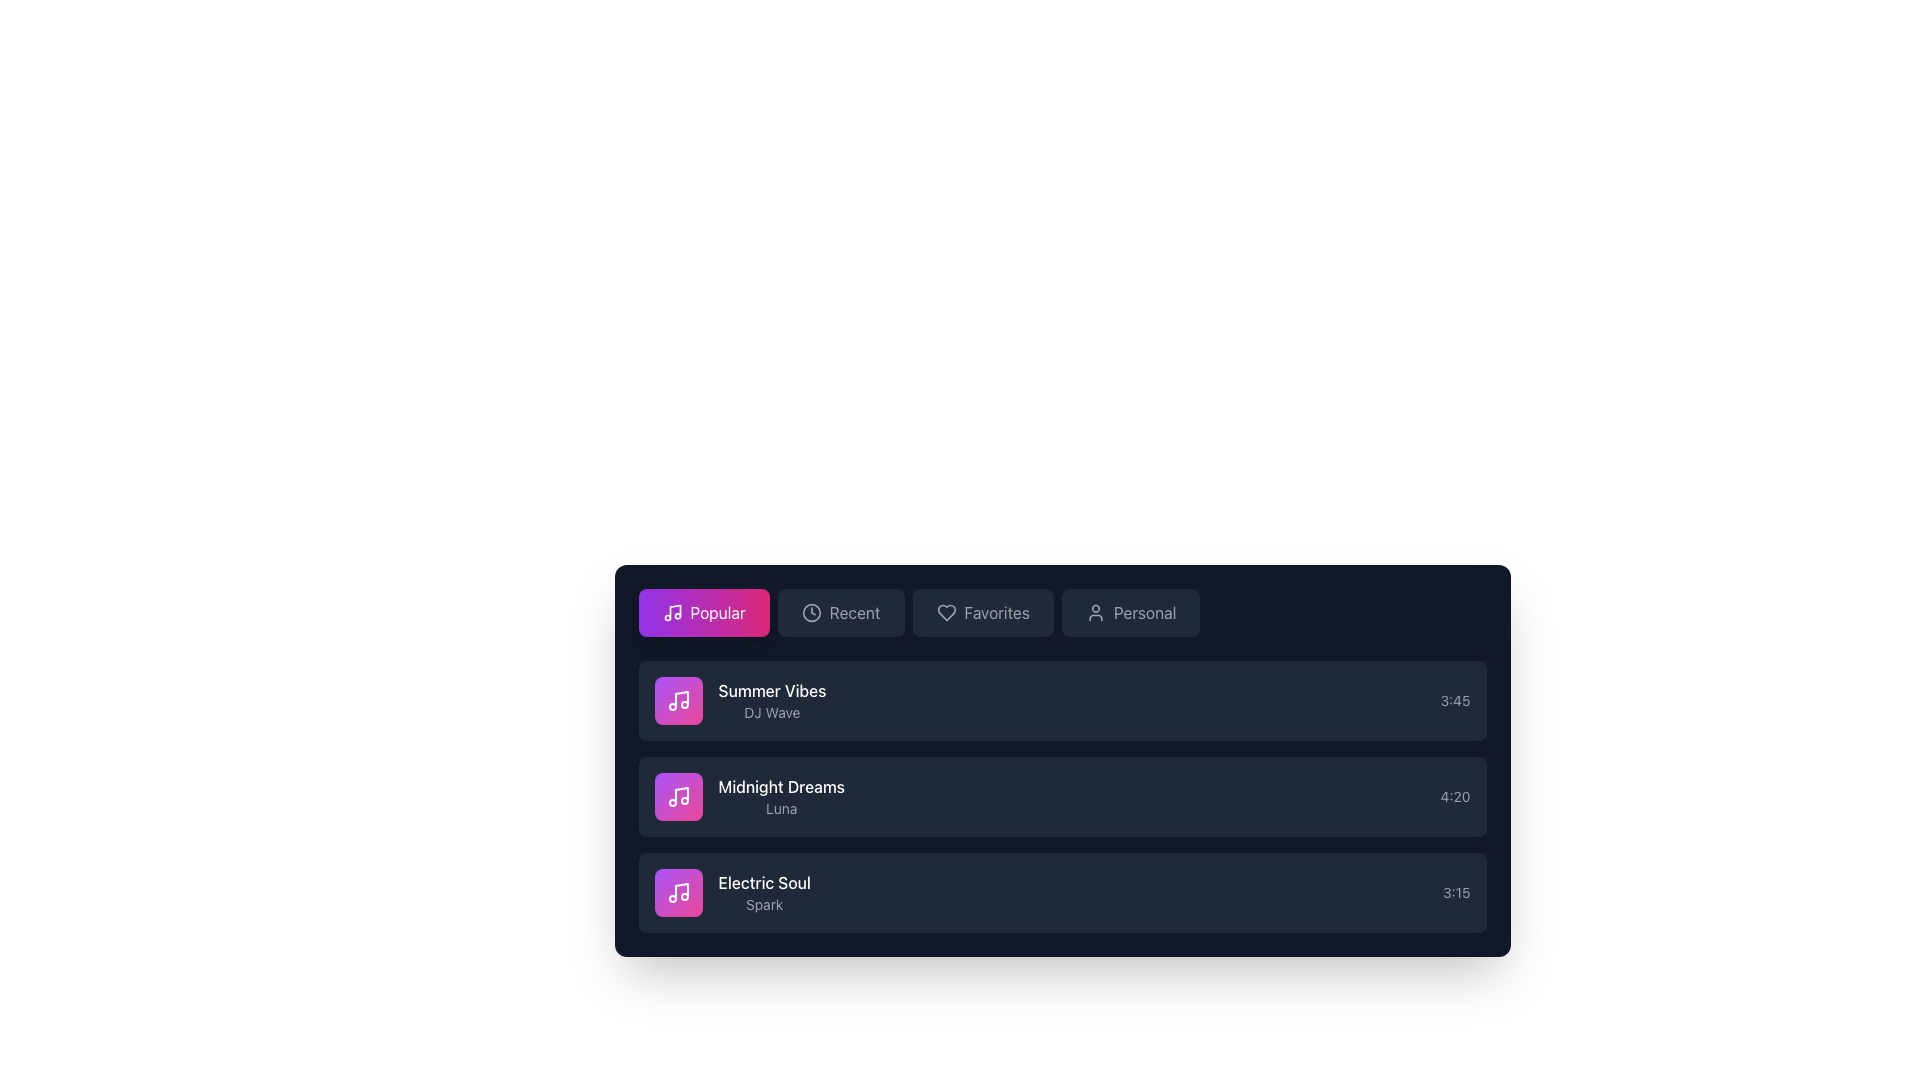 The height and width of the screenshot is (1080, 1920). I want to click on the interactive list item labeled 'Midnight Dreams Luna', so click(1061, 796).